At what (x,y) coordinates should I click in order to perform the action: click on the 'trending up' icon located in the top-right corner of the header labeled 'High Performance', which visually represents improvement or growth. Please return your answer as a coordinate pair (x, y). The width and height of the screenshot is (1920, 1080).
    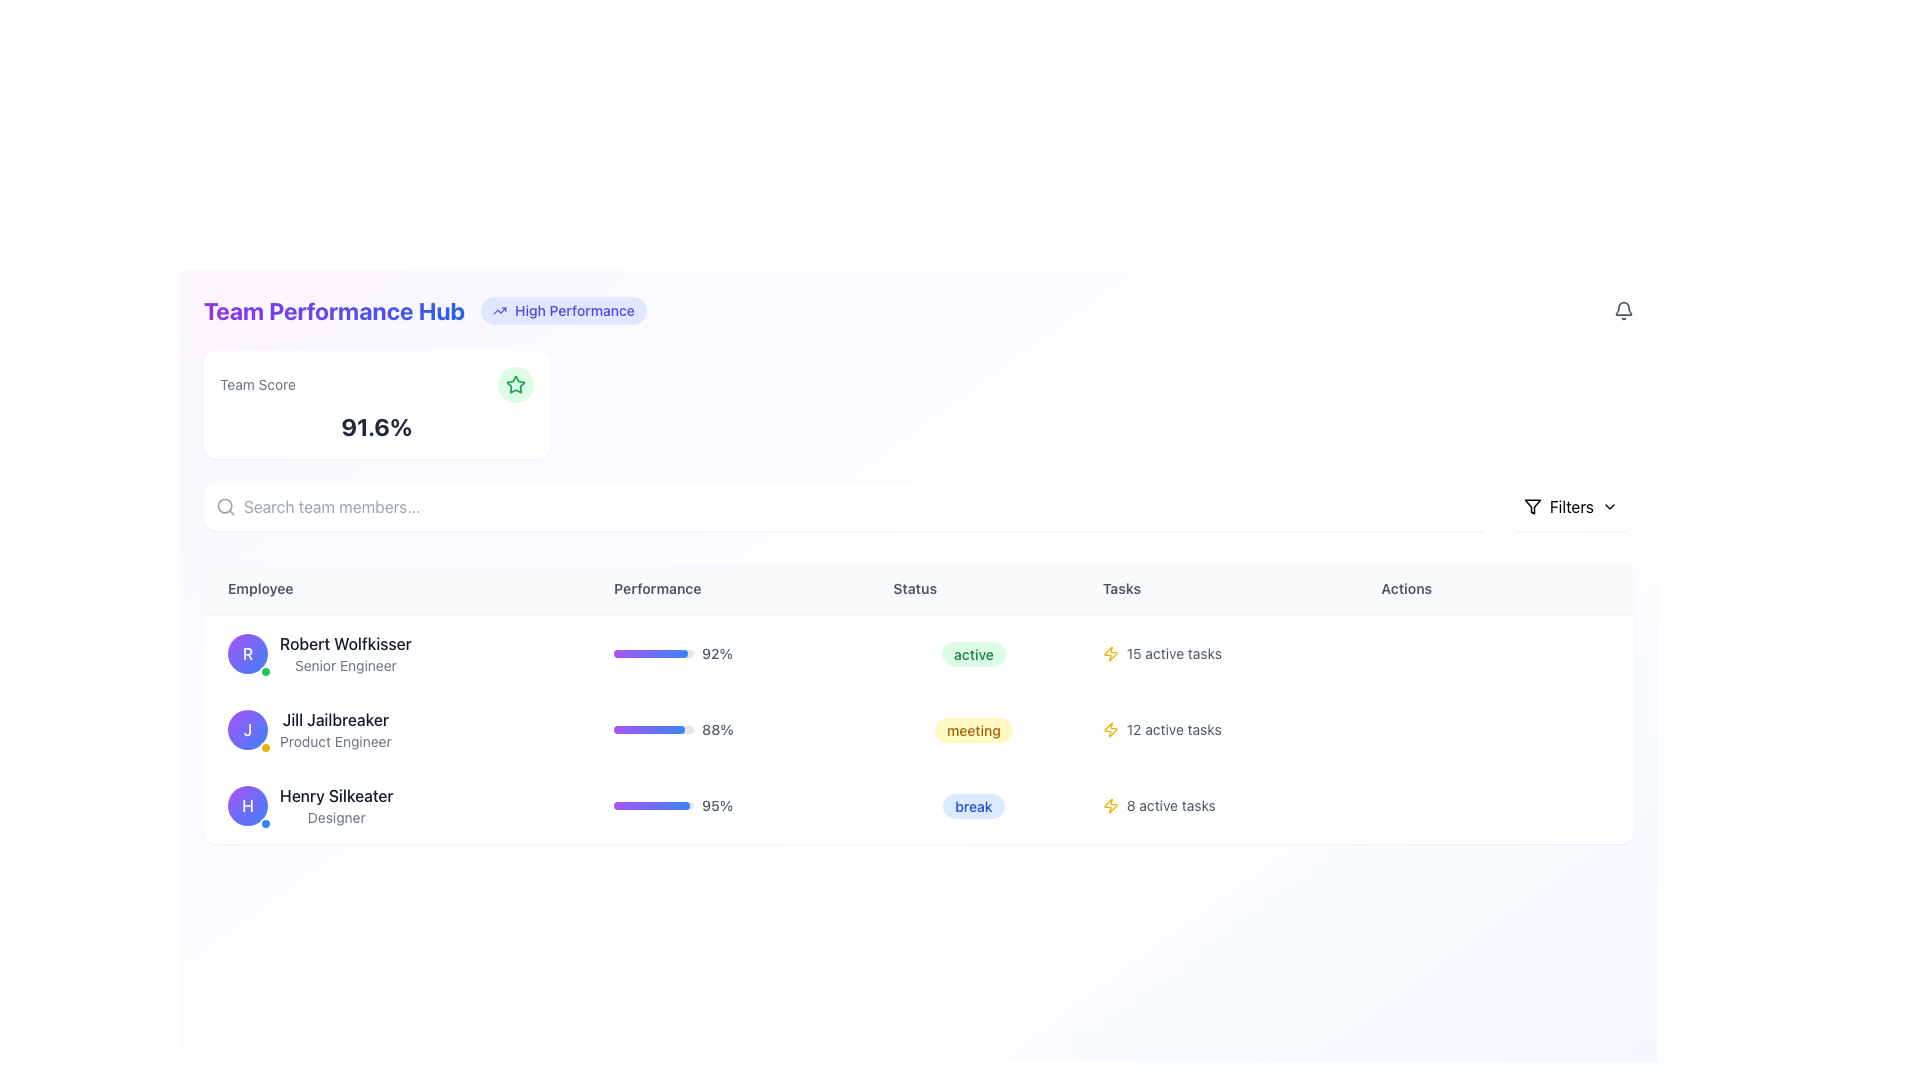
    Looking at the image, I should click on (500, 311).